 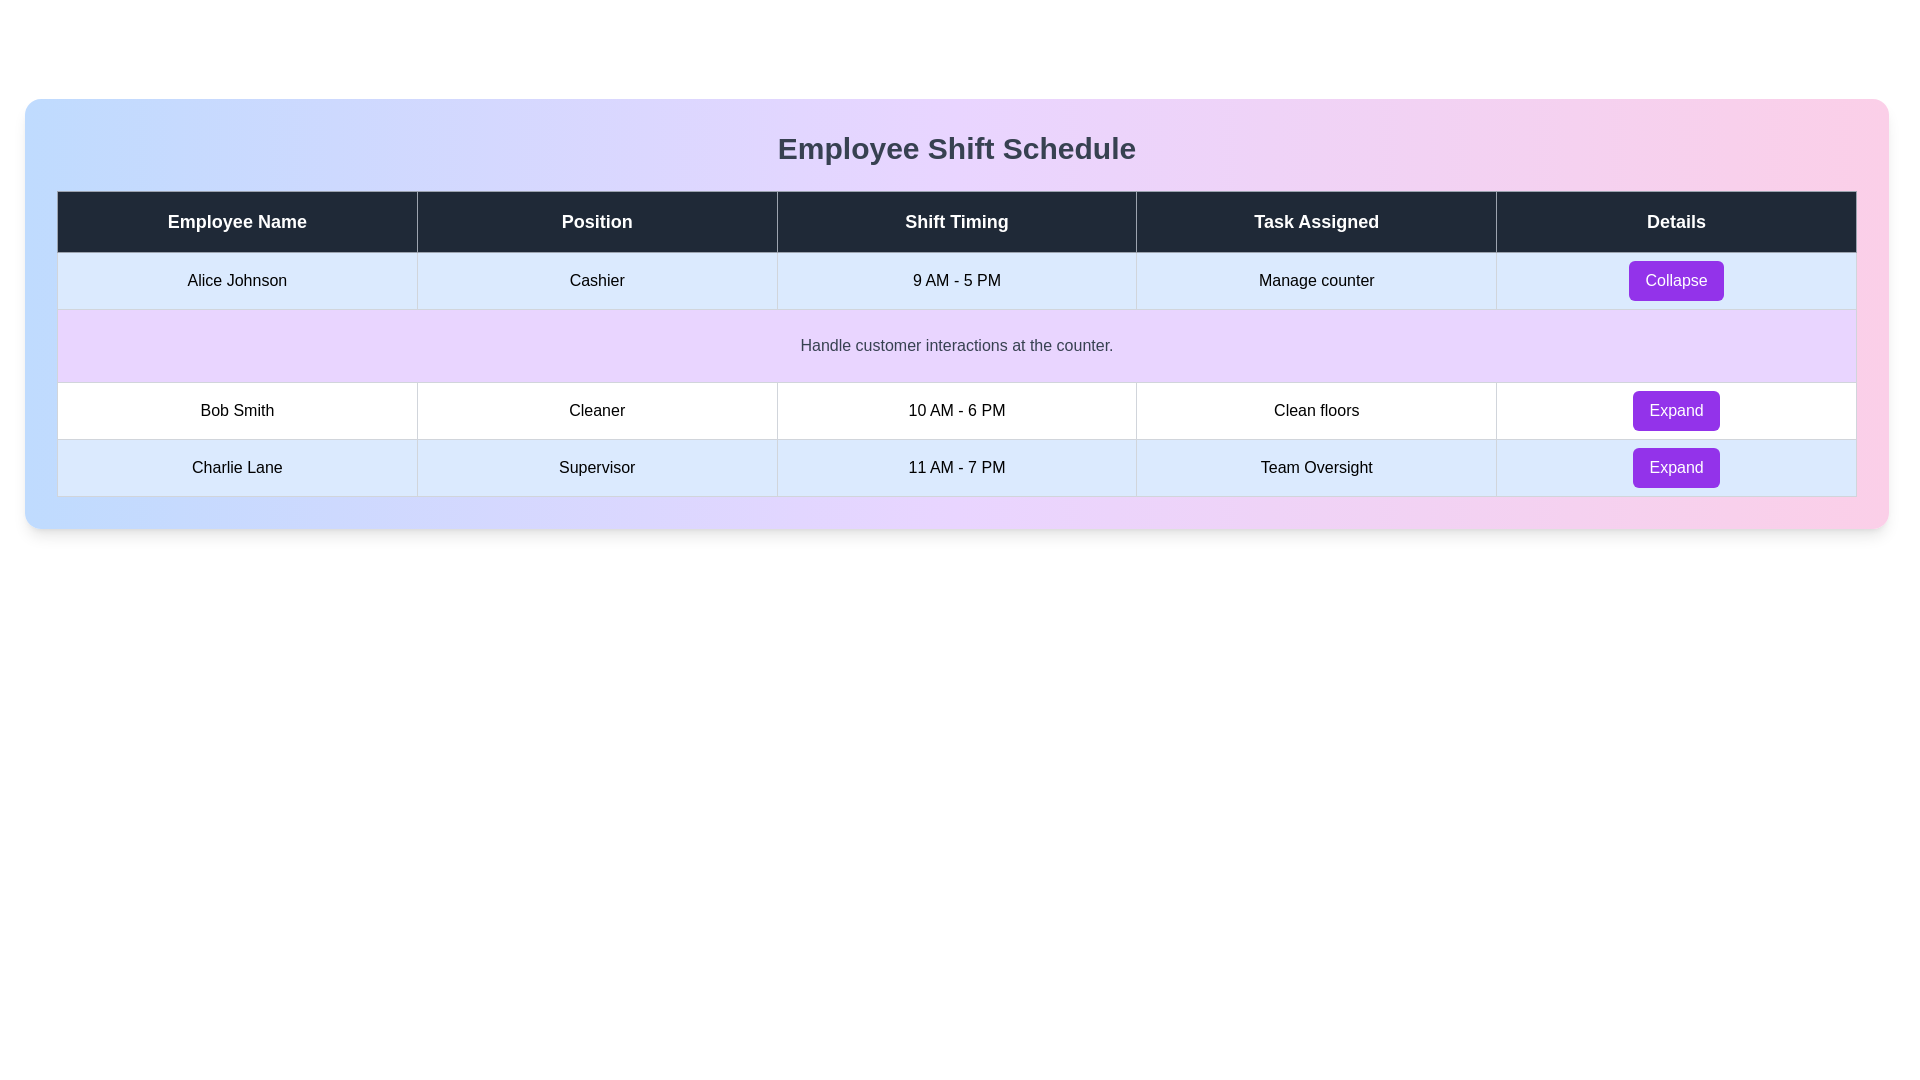 What do you see at coordinates (955, 345) in the screenshot?
I see `text element that says 'Handle customer interactions at the counter.', which is styled in gray on a light purple background and located beneath the 'Alice Johnson' section in the 'Employee Shift Schedule' table` at bounding box center [955, 345].